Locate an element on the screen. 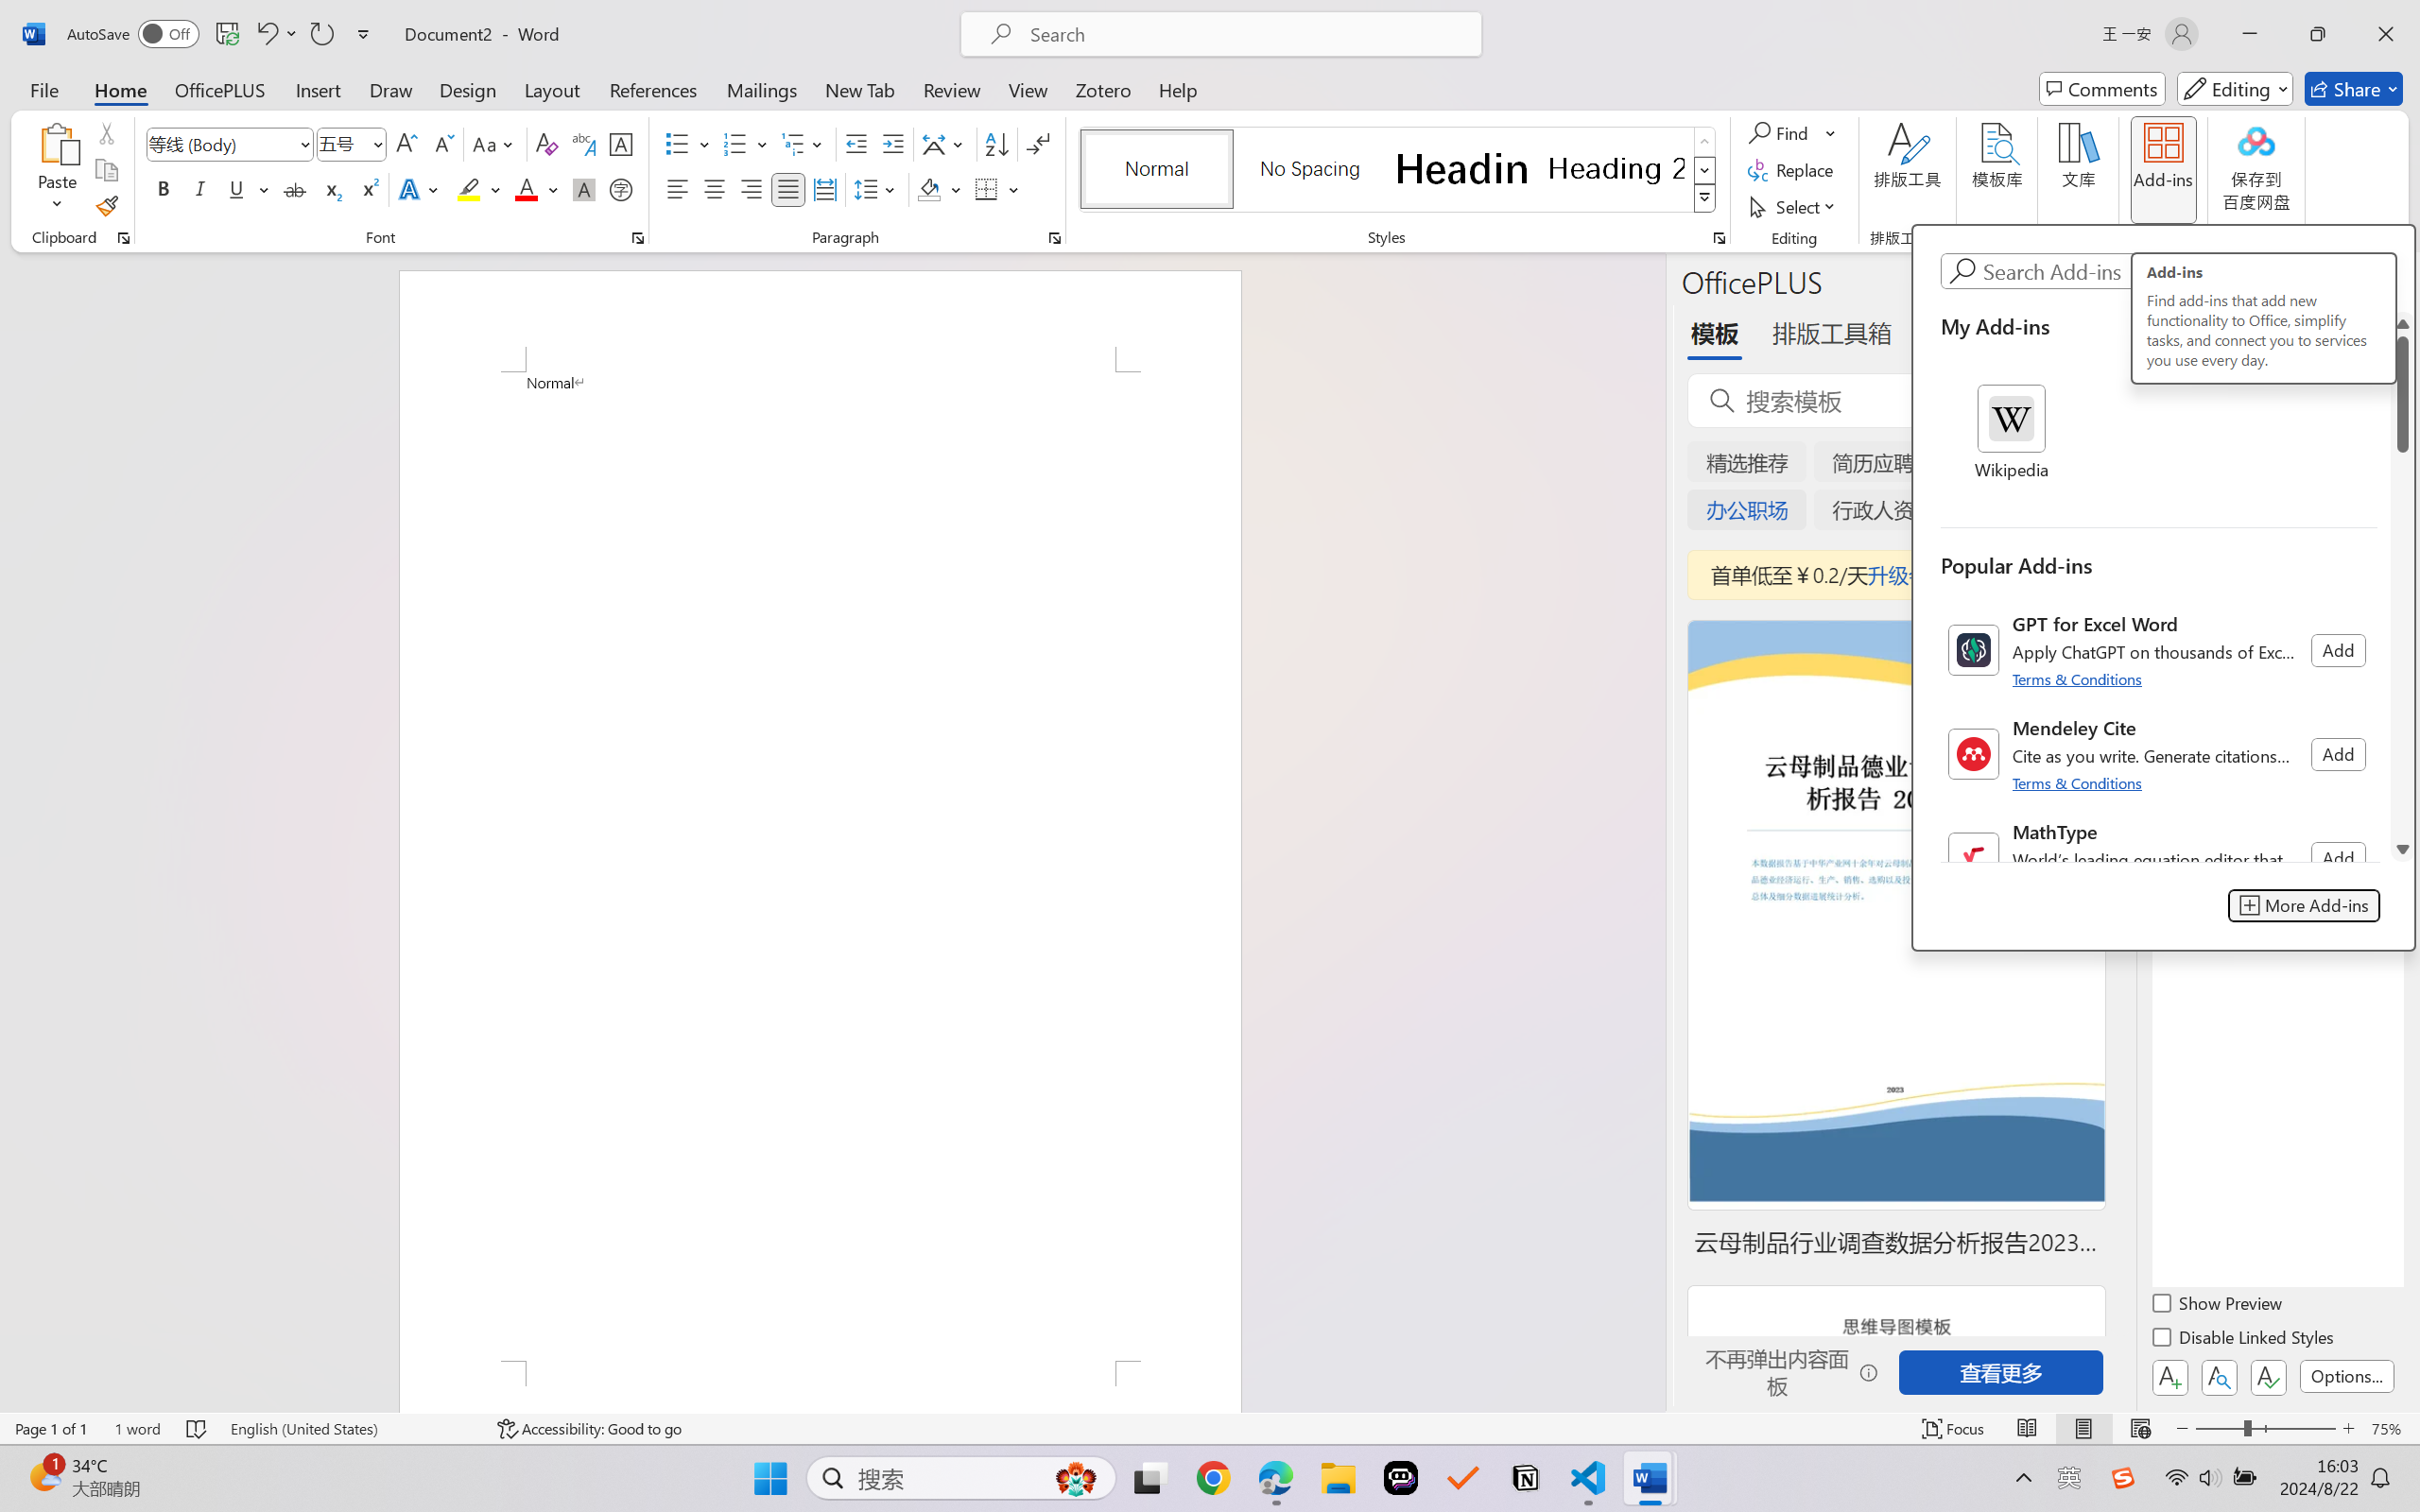 Image resolution: width=2420 pixels, height=1512 pixels. 'Class: NetUIButton' is located at coordinates (2269, 1376).